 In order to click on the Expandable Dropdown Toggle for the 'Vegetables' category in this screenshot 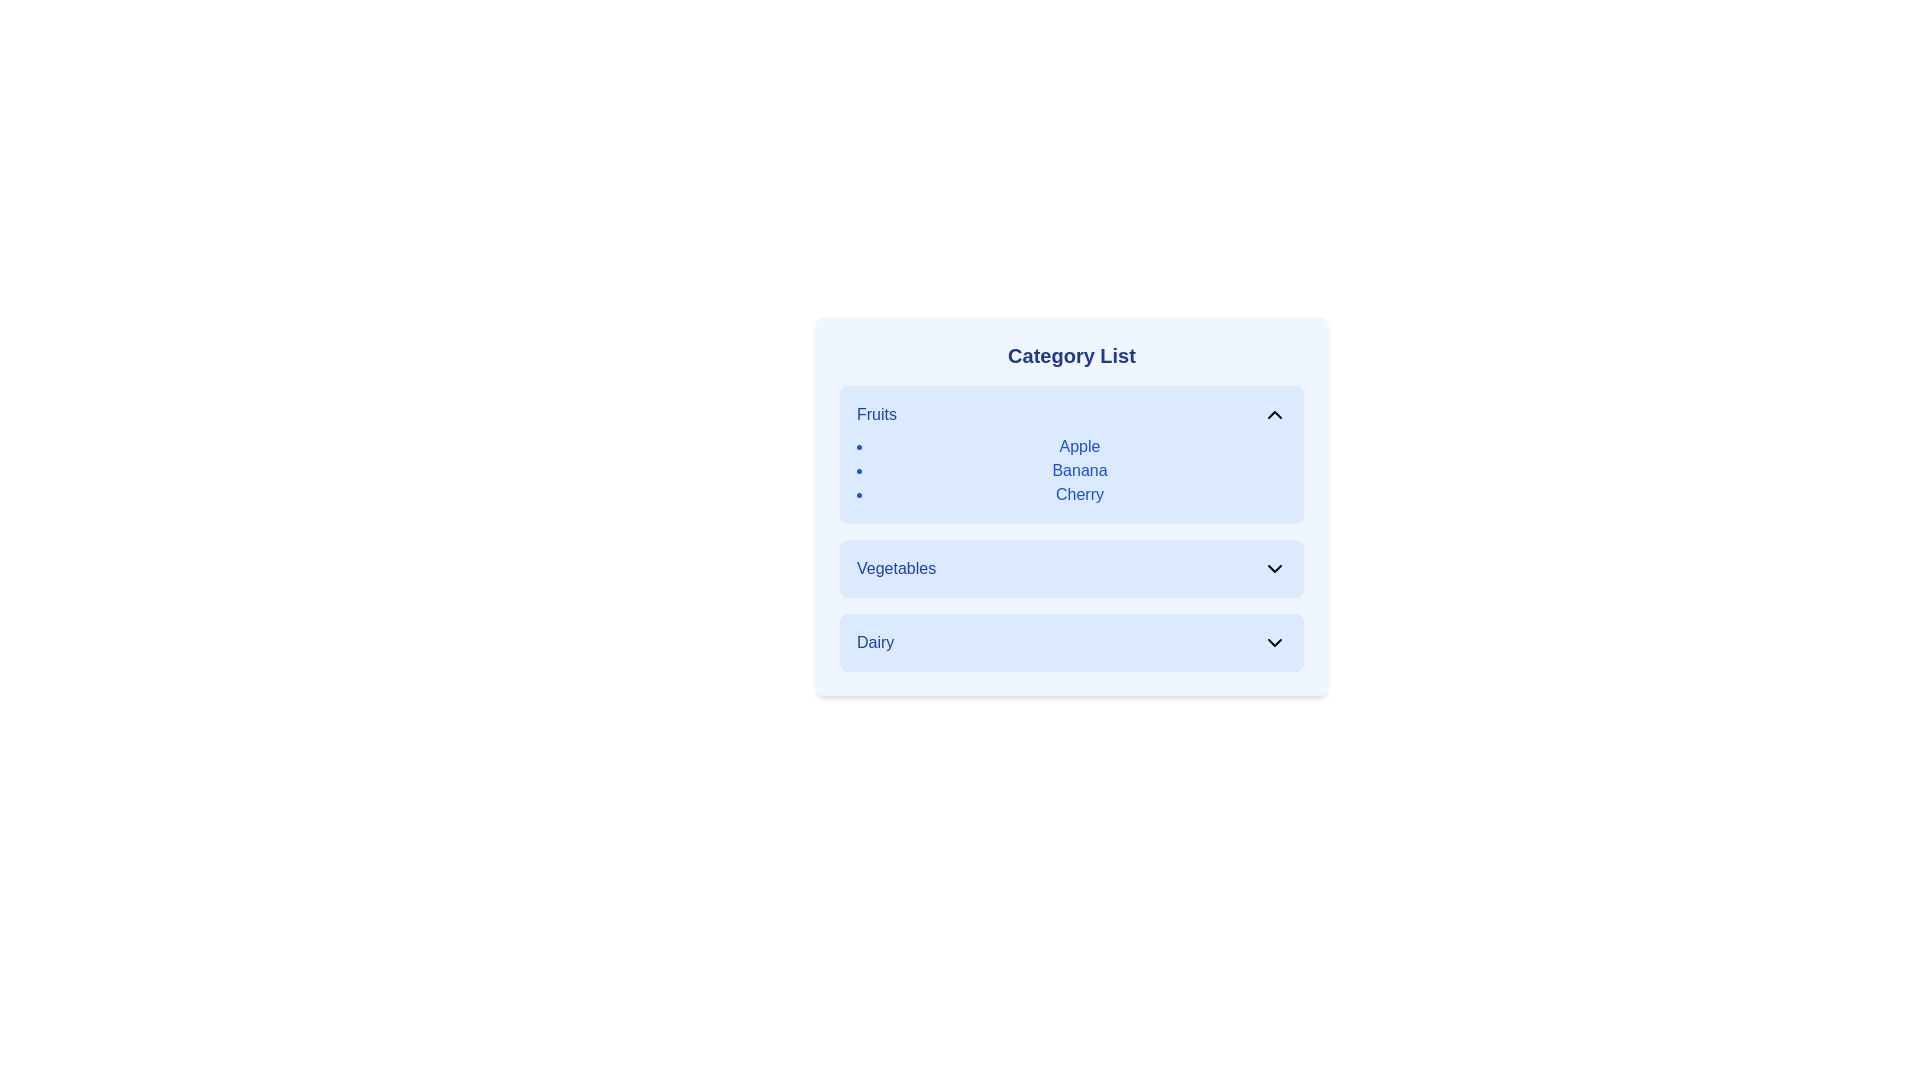, I will do `click(1070, 569)`.